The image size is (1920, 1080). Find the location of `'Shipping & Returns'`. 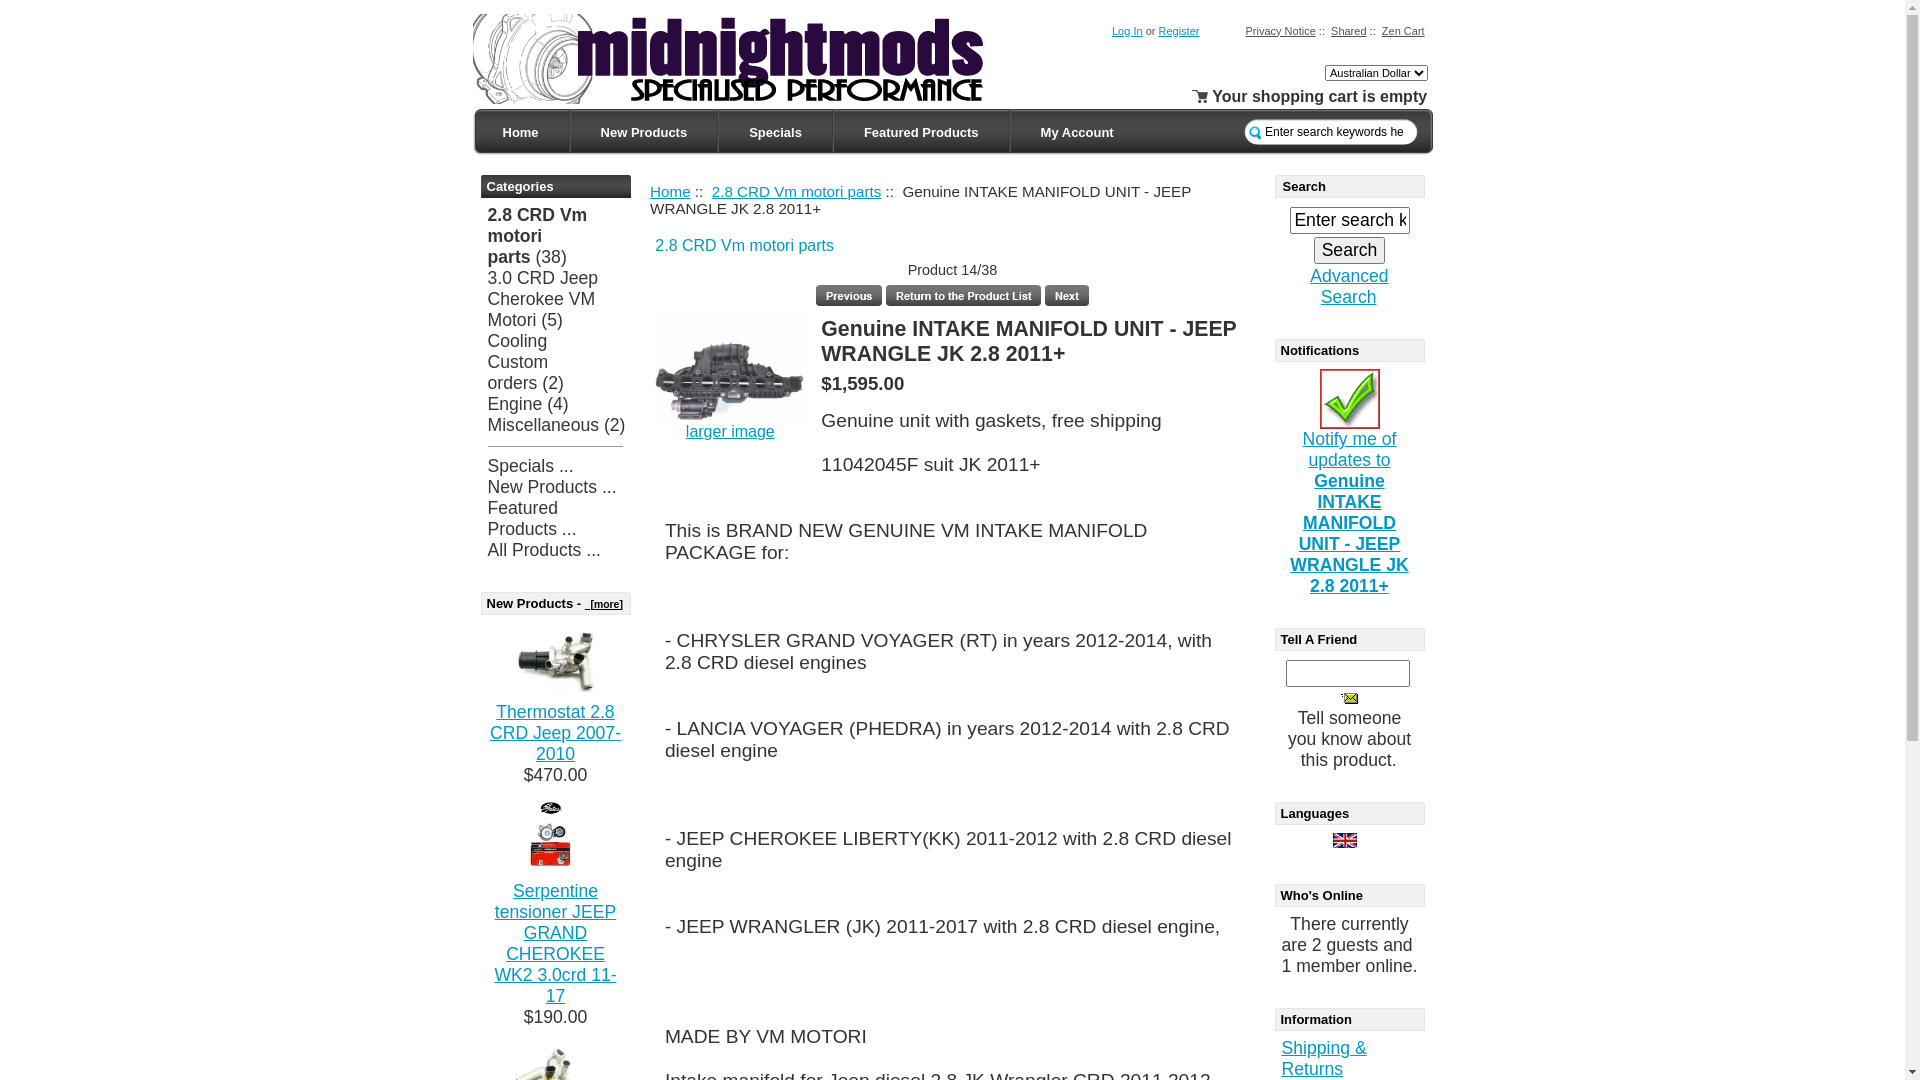

'Shipping & Returns' is located at coordinates (1324, 1057).